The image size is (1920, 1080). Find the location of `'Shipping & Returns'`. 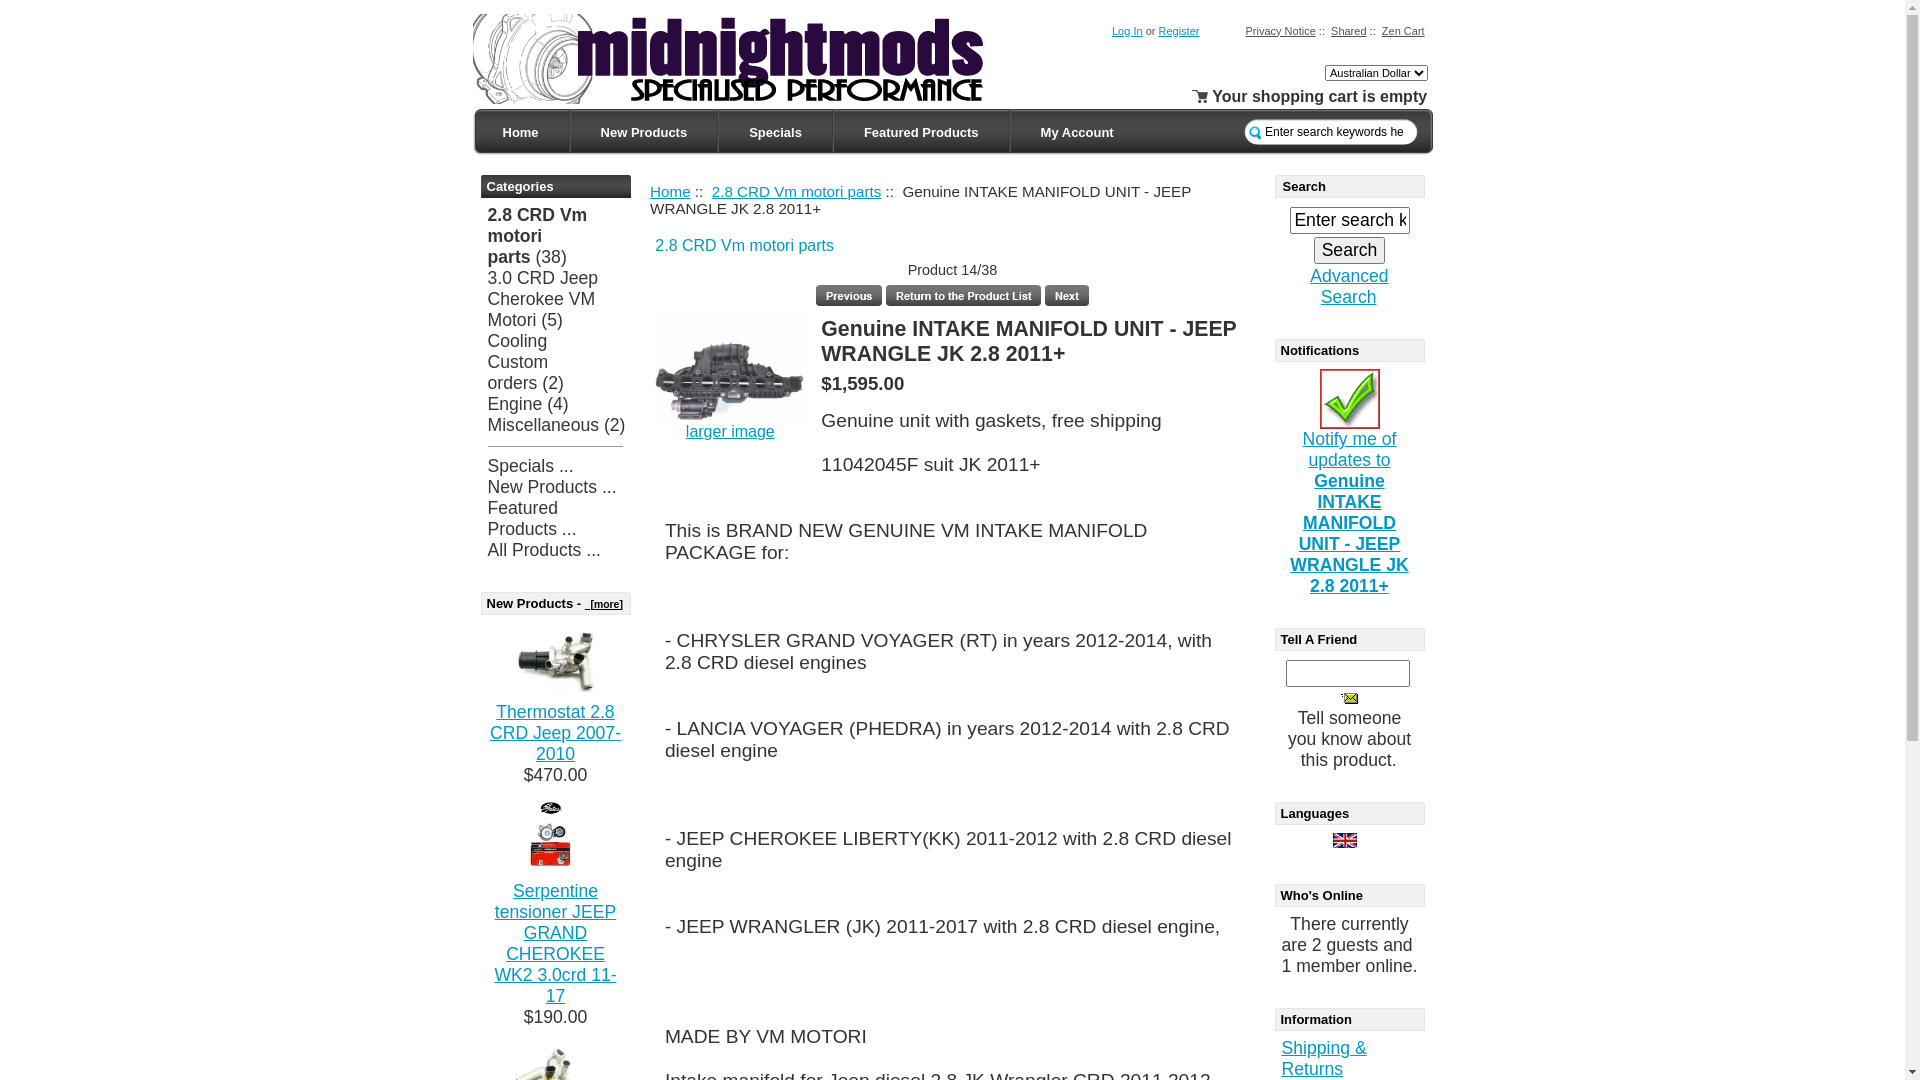

'Shipping & Returns' is located at coordinates (1324, 1057).